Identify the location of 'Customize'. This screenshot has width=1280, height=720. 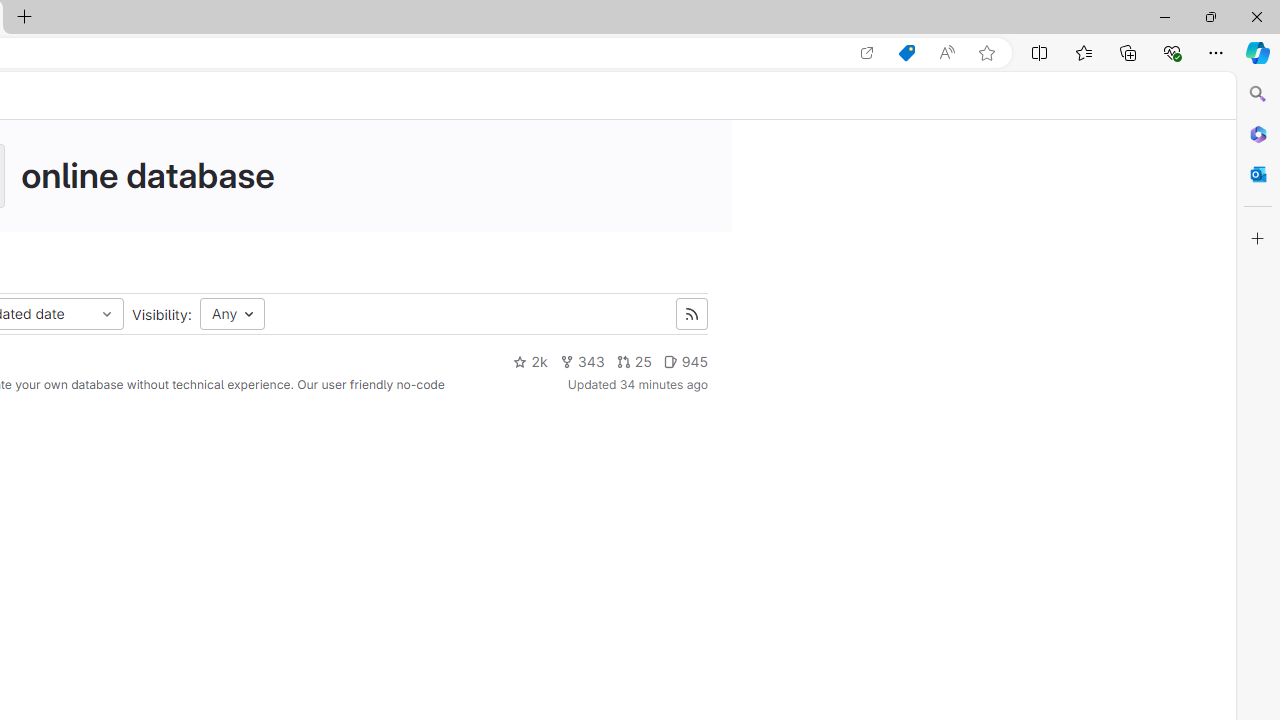
(1257, 238).